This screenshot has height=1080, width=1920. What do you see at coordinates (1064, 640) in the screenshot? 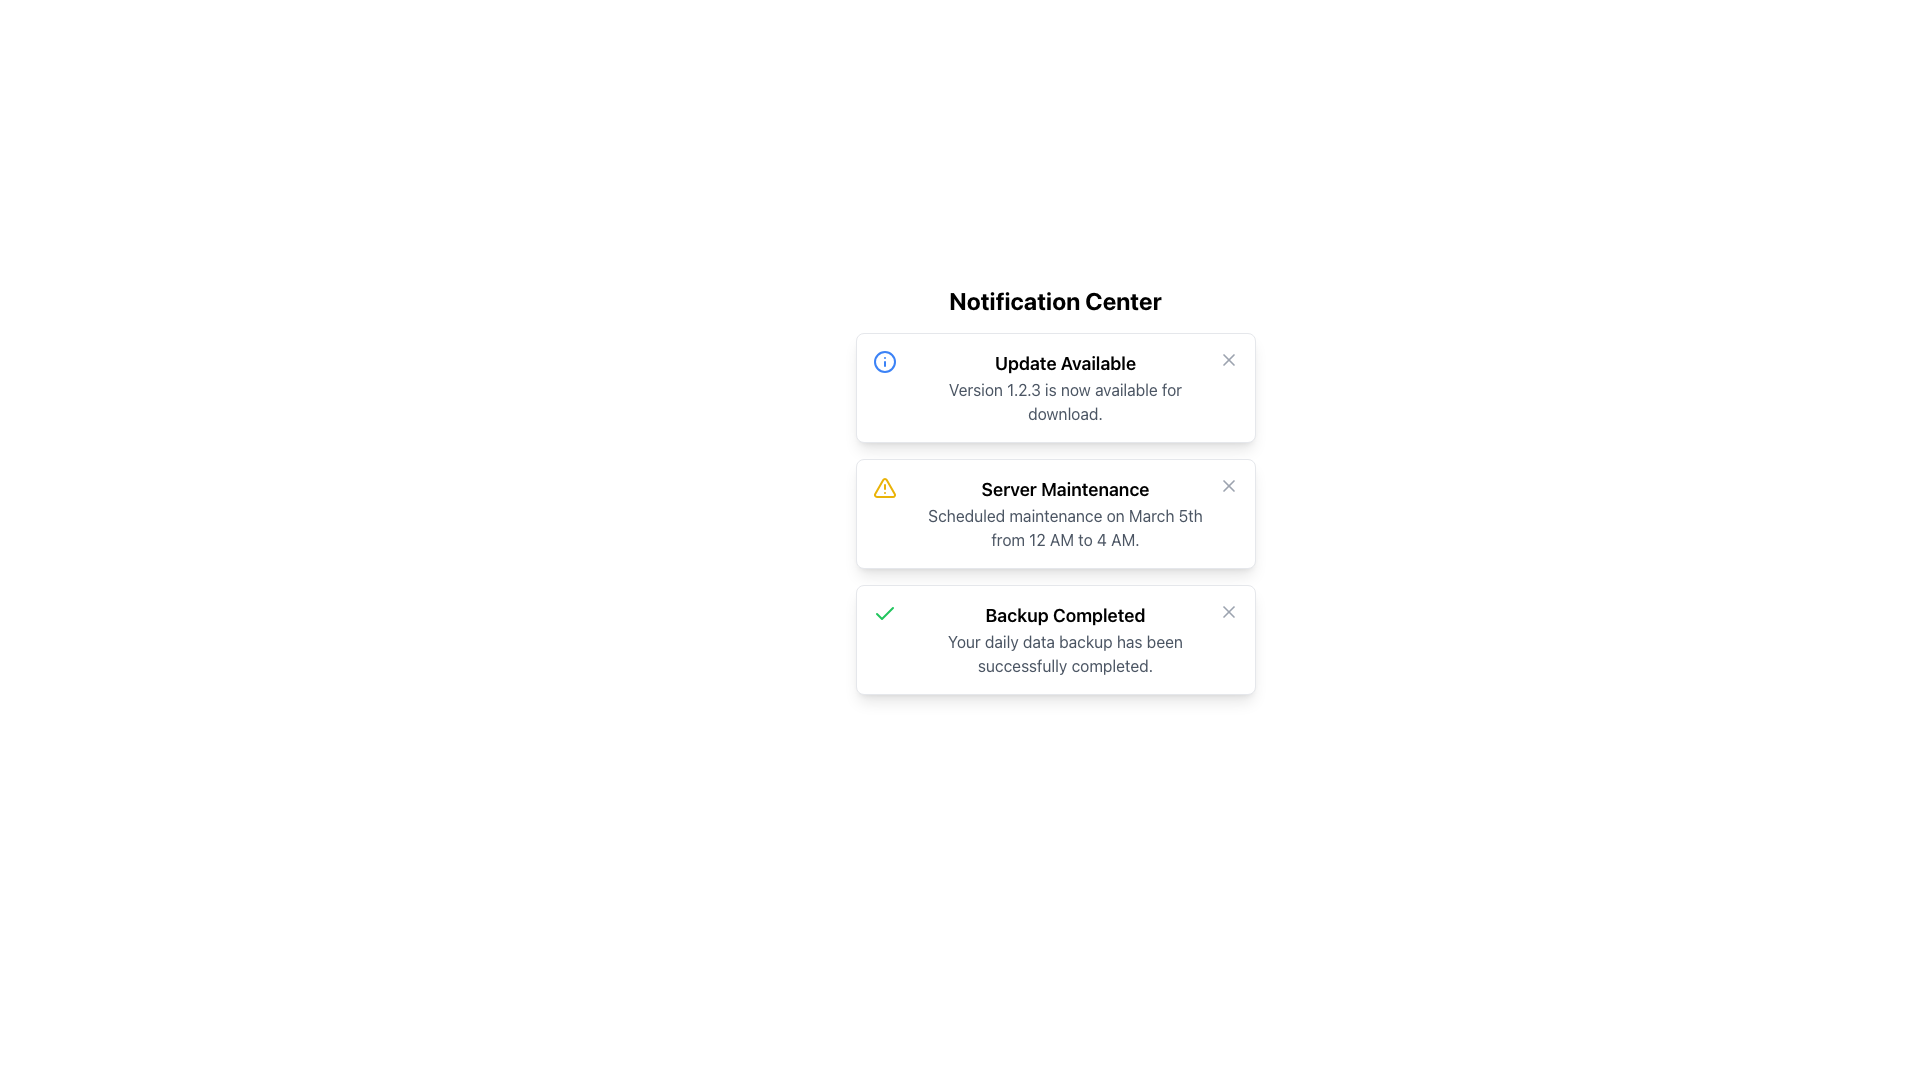
I see `the text block that displays 'Backup Completed' and 'Your daily data backup has been successfully completed.' in the third notification card` at bounding box center [1064, 640].